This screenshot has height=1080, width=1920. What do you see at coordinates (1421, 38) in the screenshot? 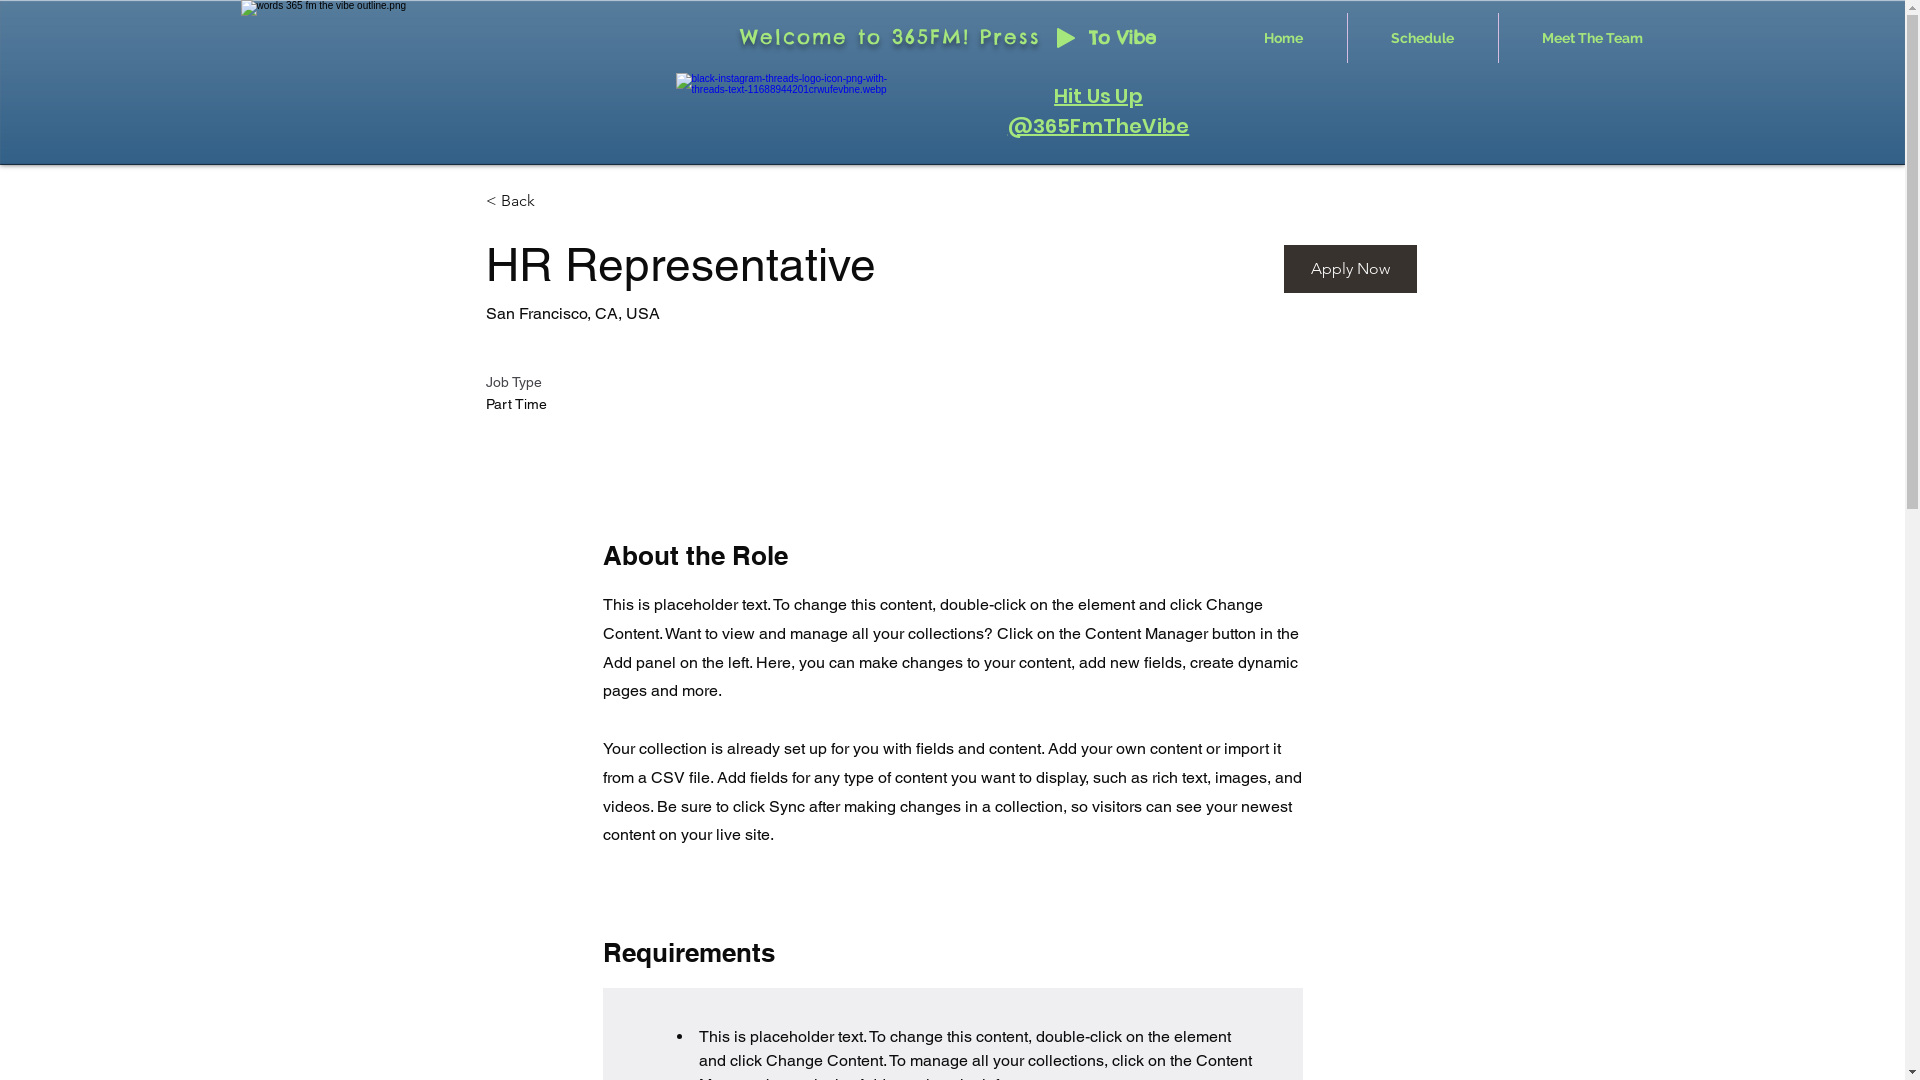
I see `'Schedule'` at bounding box center [1421, 38].